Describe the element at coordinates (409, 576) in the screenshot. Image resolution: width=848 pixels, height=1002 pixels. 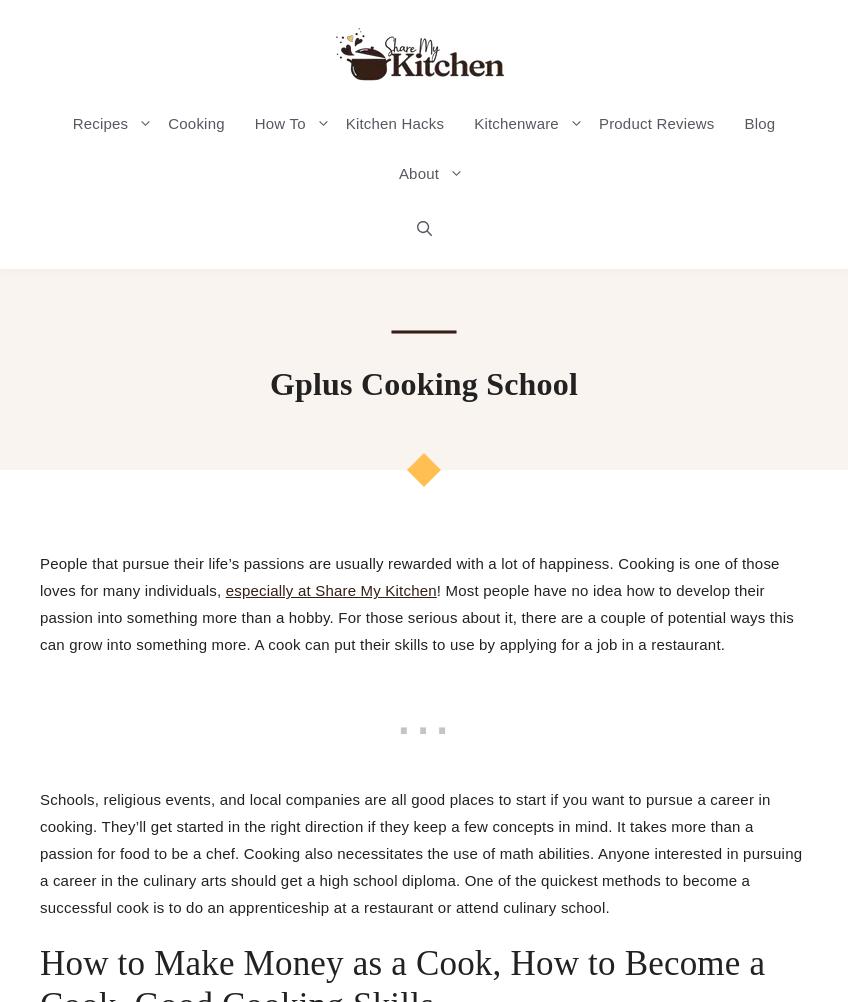
I see `'People that pursue their life’s passions are usually rewarded with a lot of happiness. Cooking is one of those loves for many individuals,'` at that location.